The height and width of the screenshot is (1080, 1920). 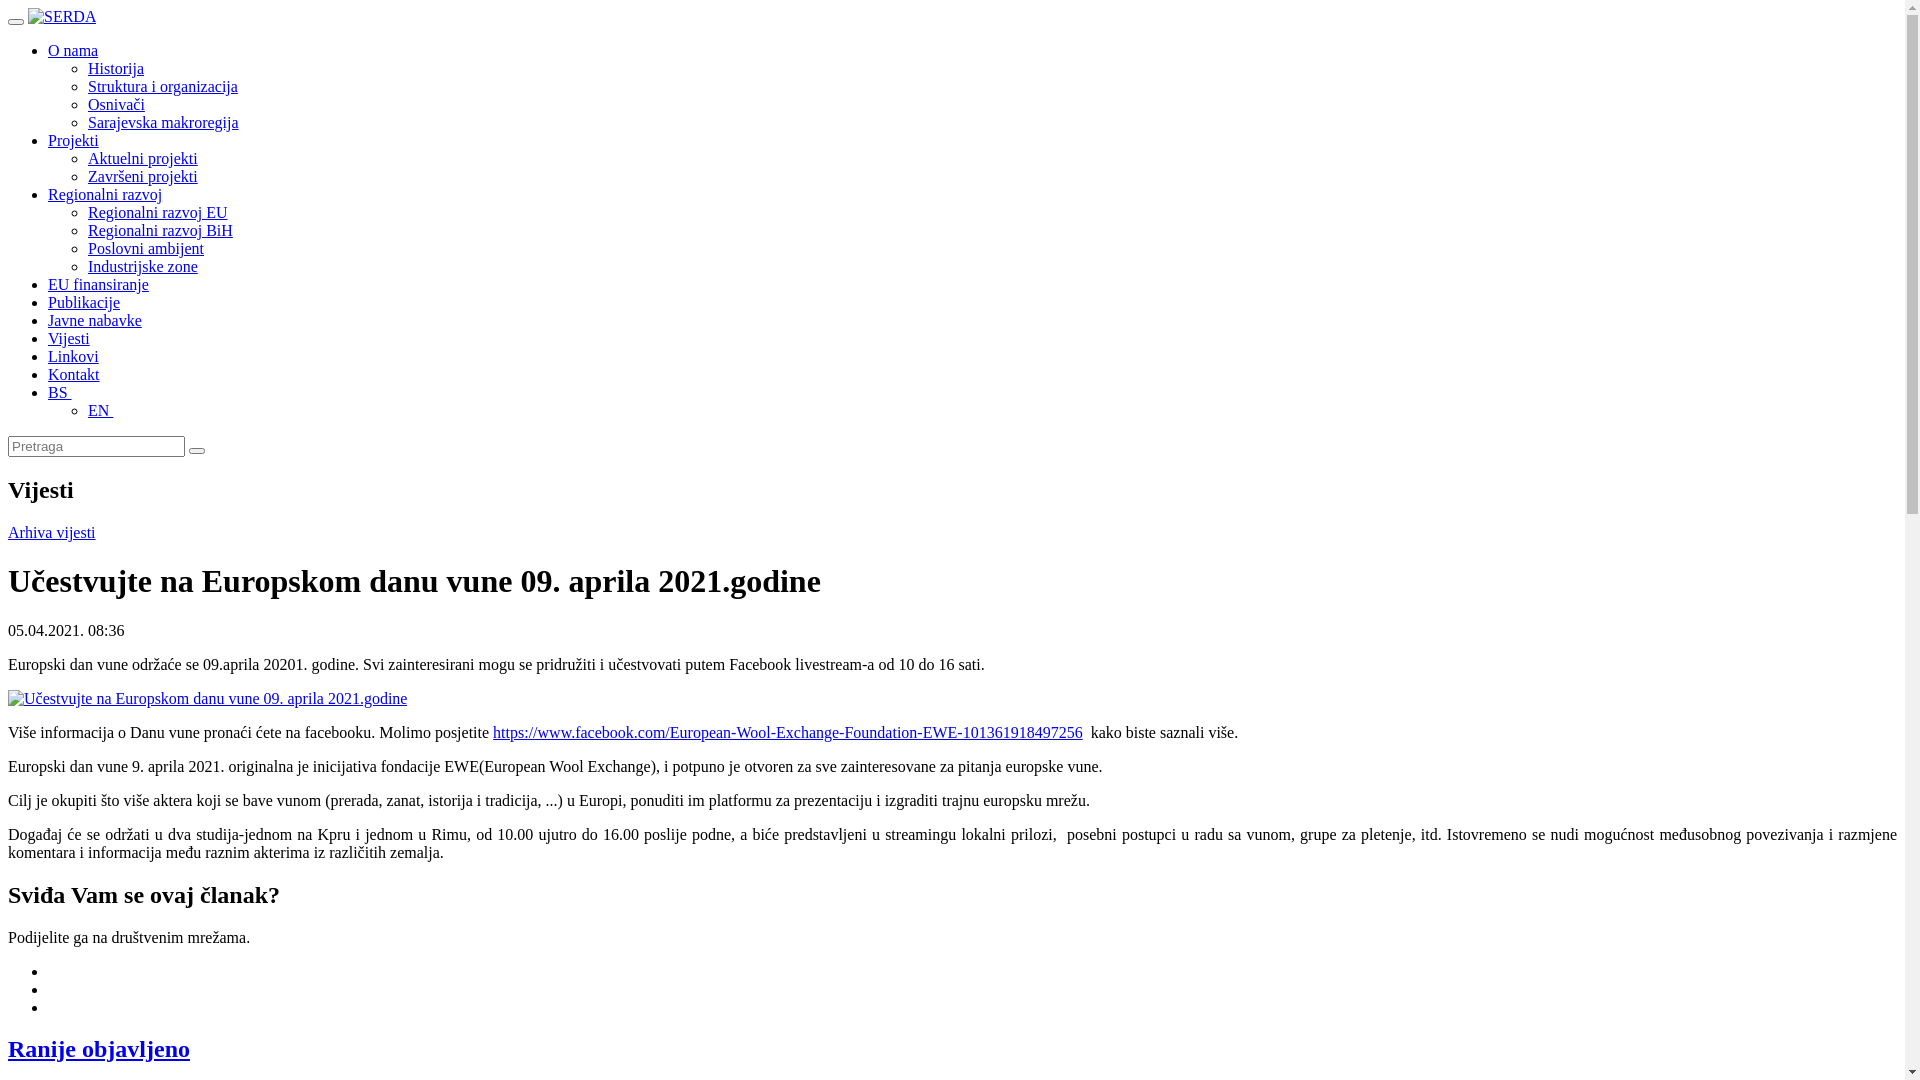 What do you see at coordinates (72, 49) in the screenshot?
I see `'O nama'` at bounding box center [72, 49].